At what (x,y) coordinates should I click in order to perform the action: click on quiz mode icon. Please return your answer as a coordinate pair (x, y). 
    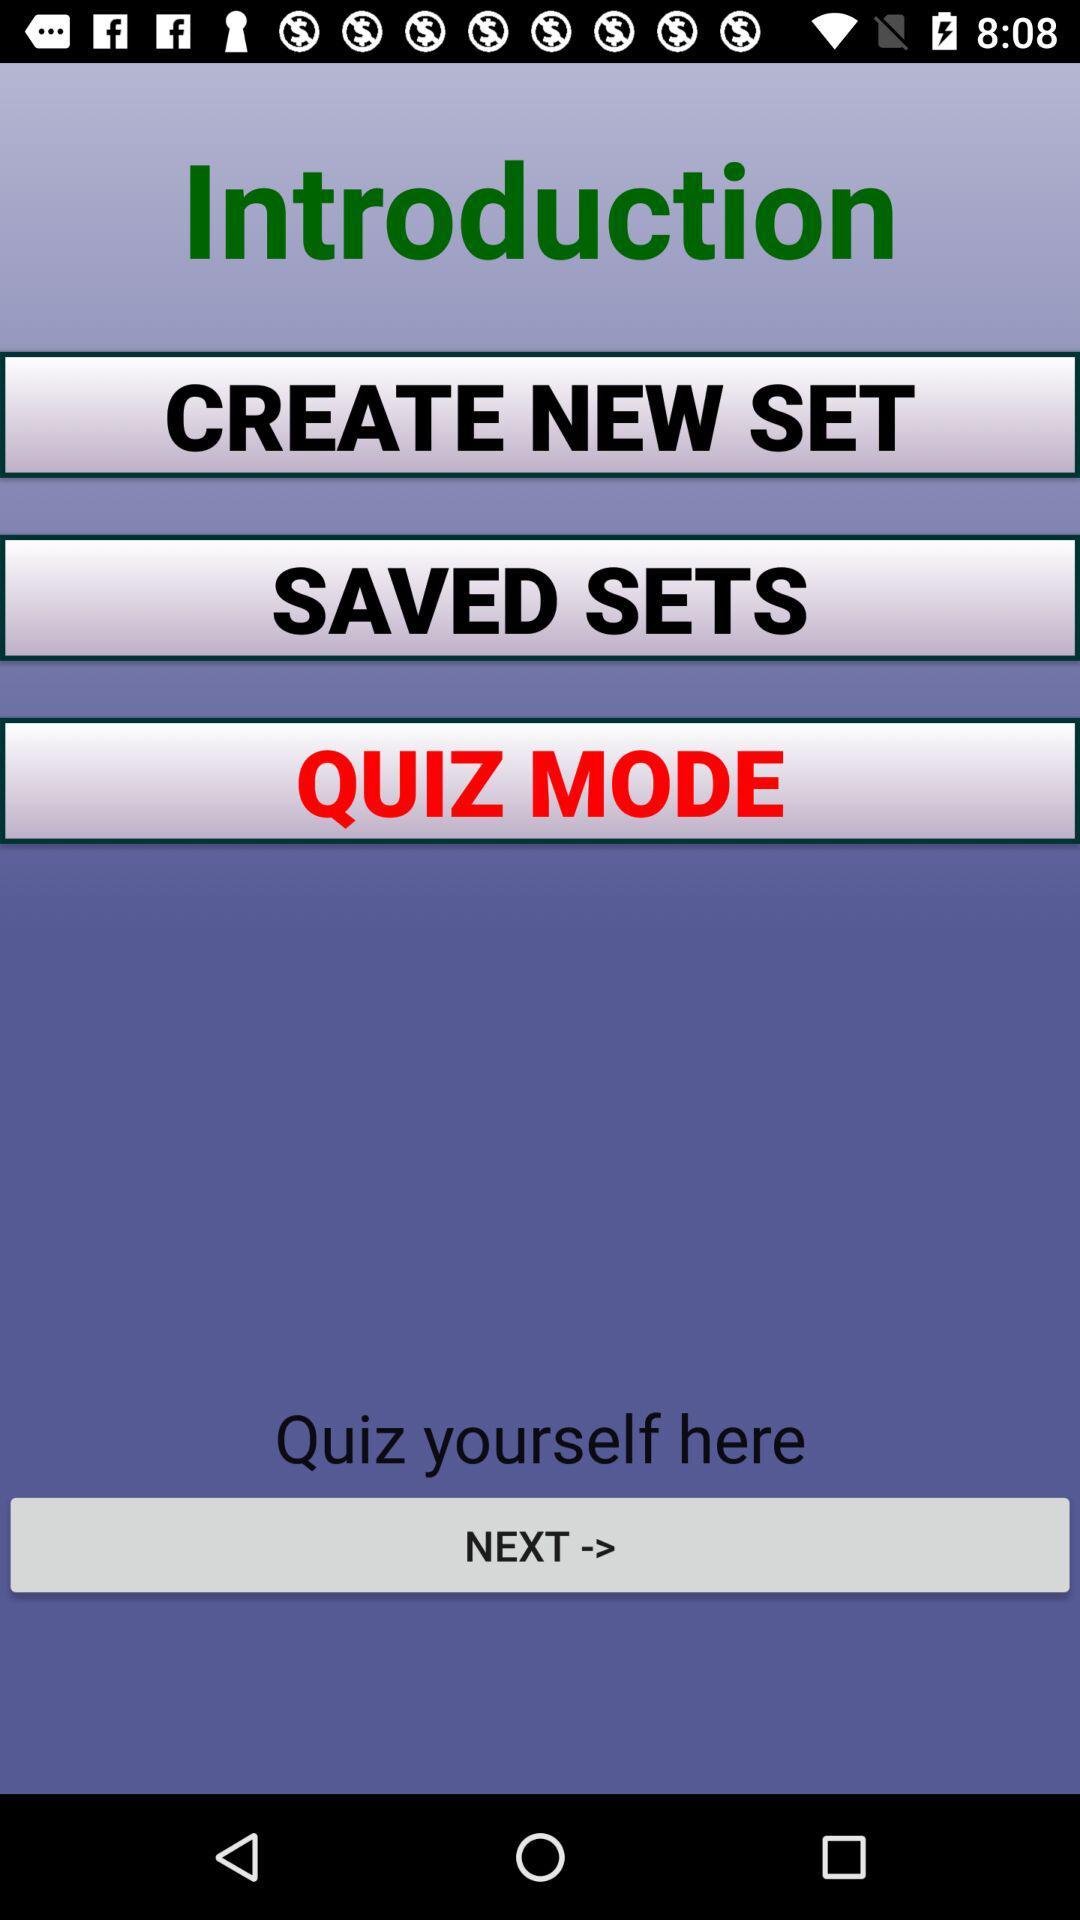
    Looking at the image, I should click on (540, 779).